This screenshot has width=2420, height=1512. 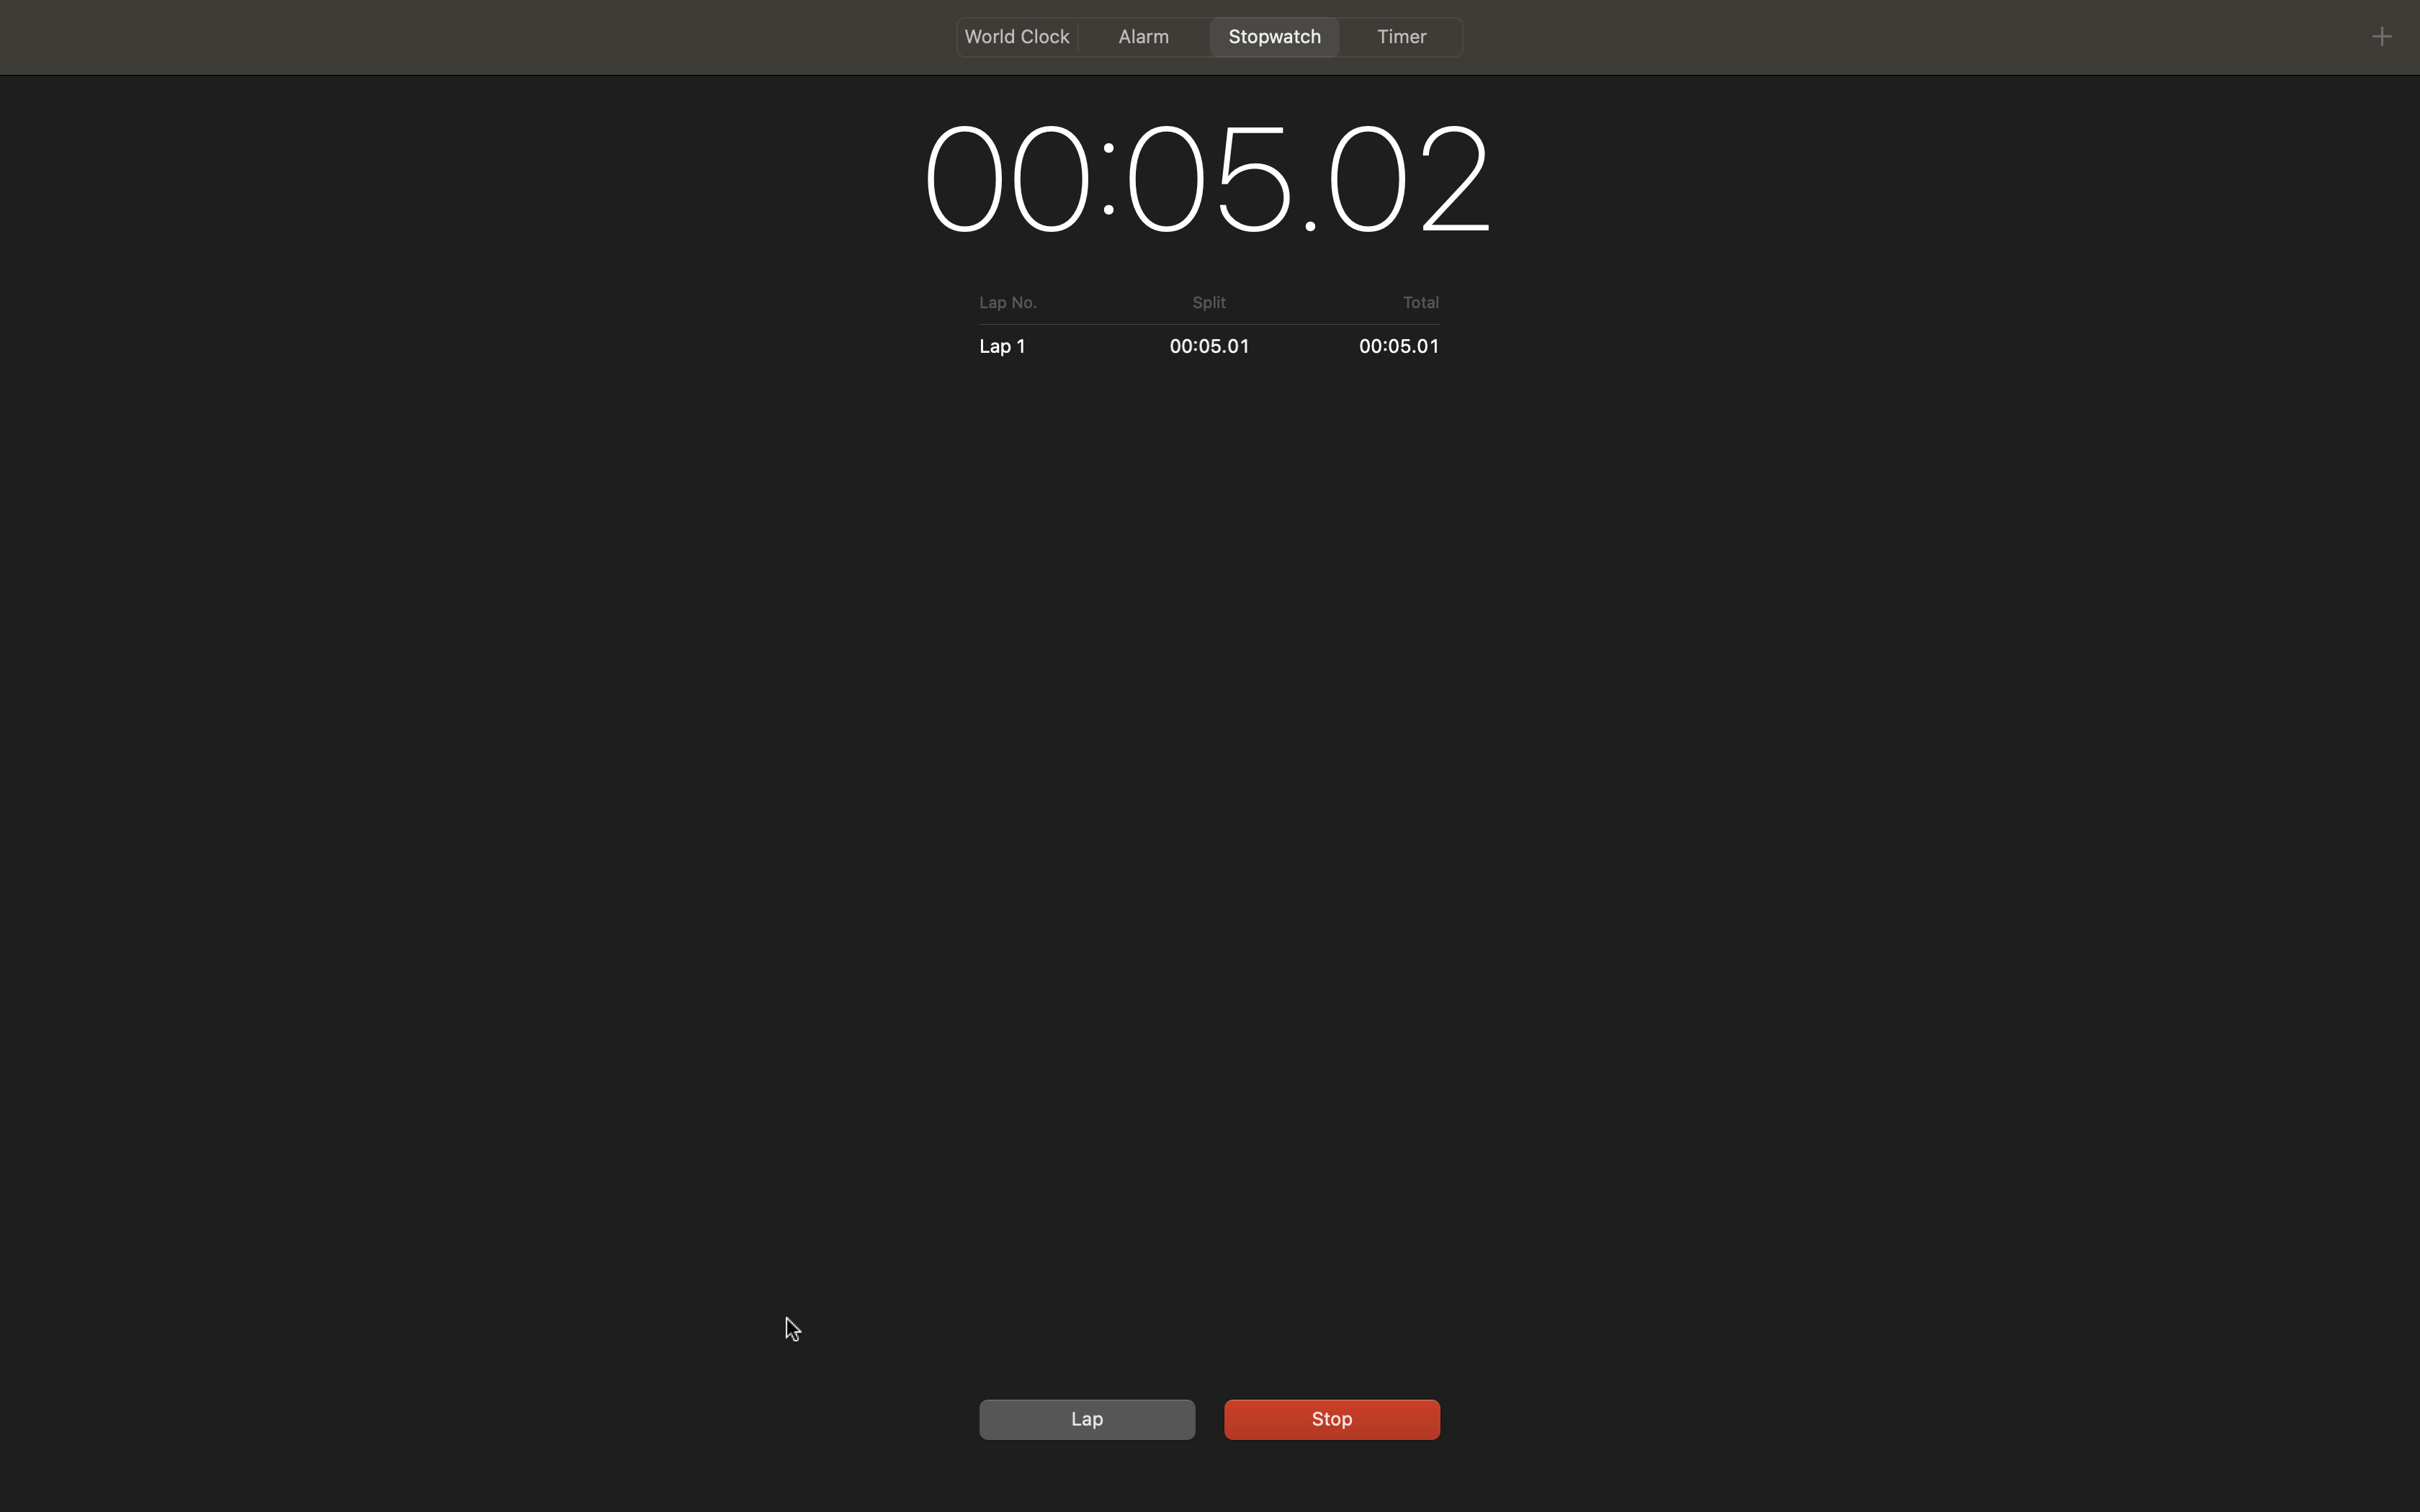 What do you see at coordinates (1328, 1416) in the screenshot?
I see `Continue the timing on the stopwatch and then set a lap` at bounding box center [1328, 1416].